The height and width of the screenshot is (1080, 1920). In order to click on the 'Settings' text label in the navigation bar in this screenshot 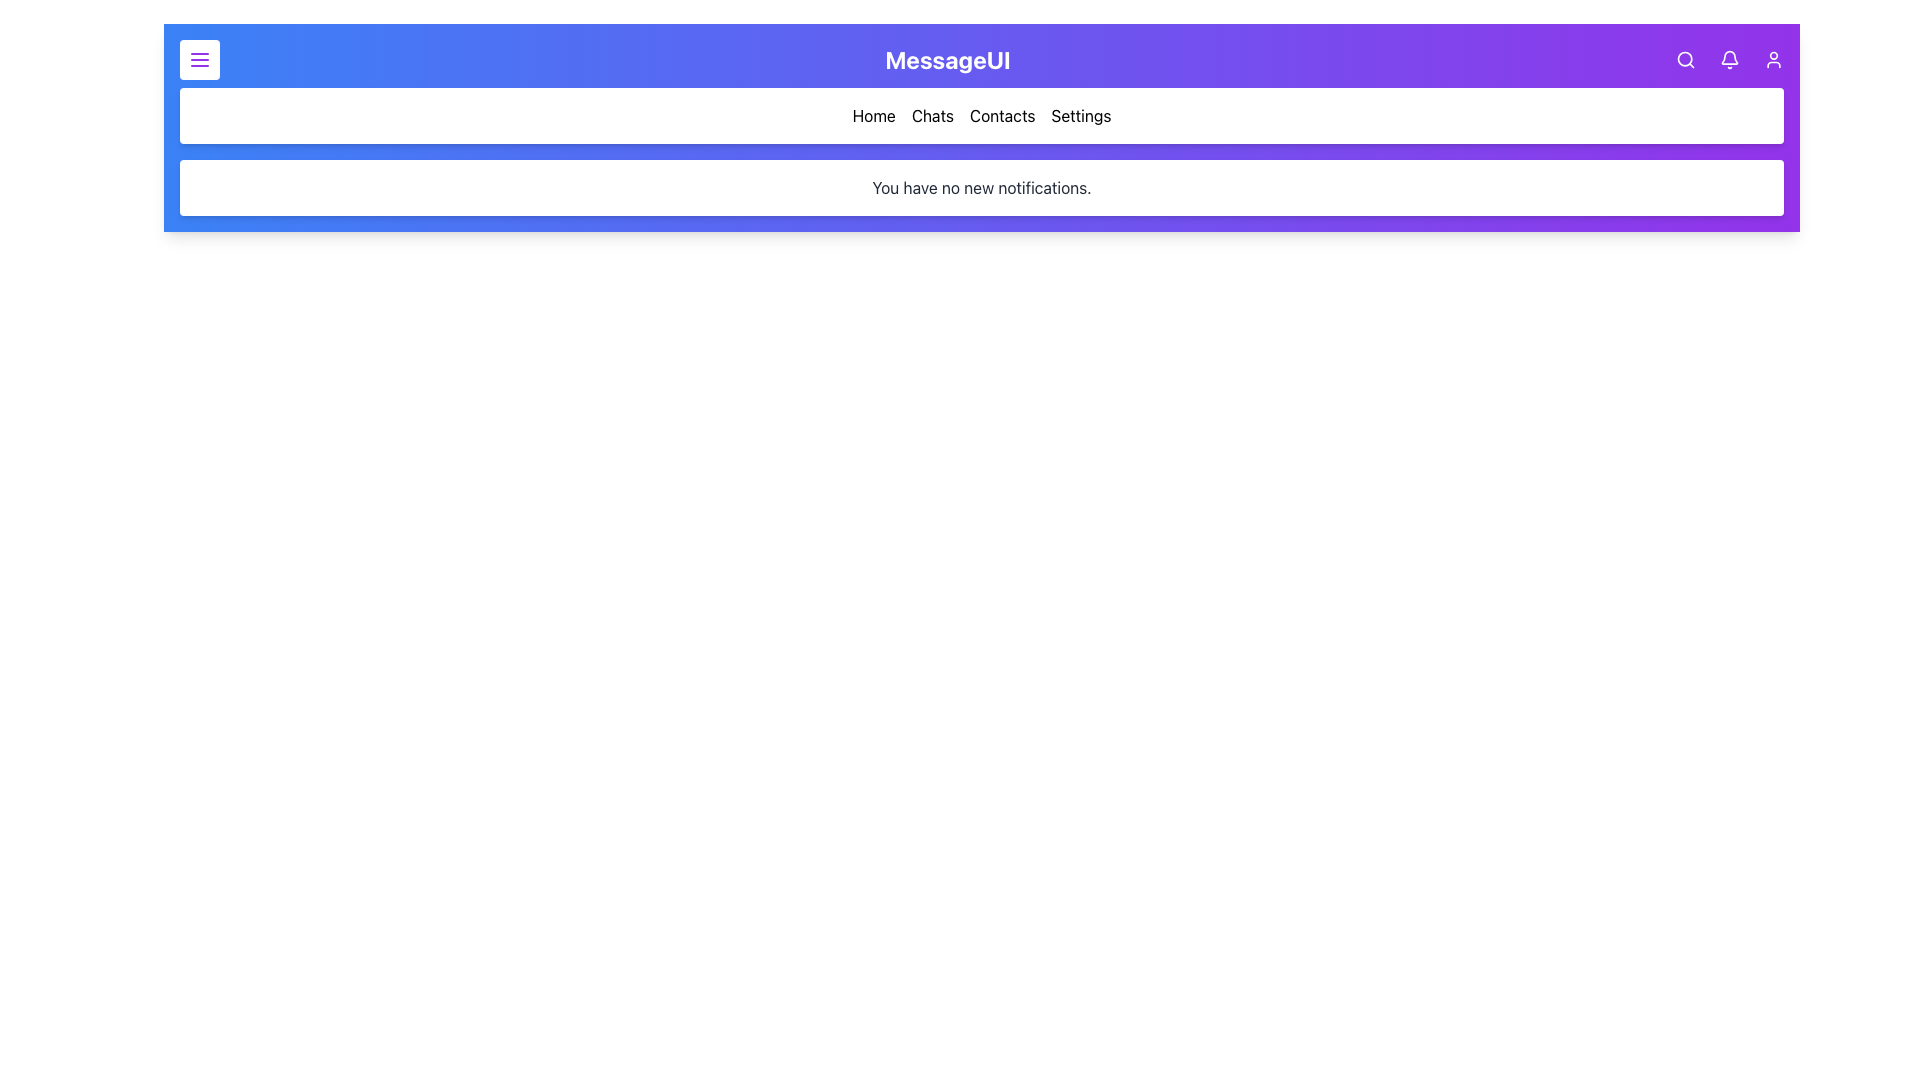, I will do `click(1080, 115)`.